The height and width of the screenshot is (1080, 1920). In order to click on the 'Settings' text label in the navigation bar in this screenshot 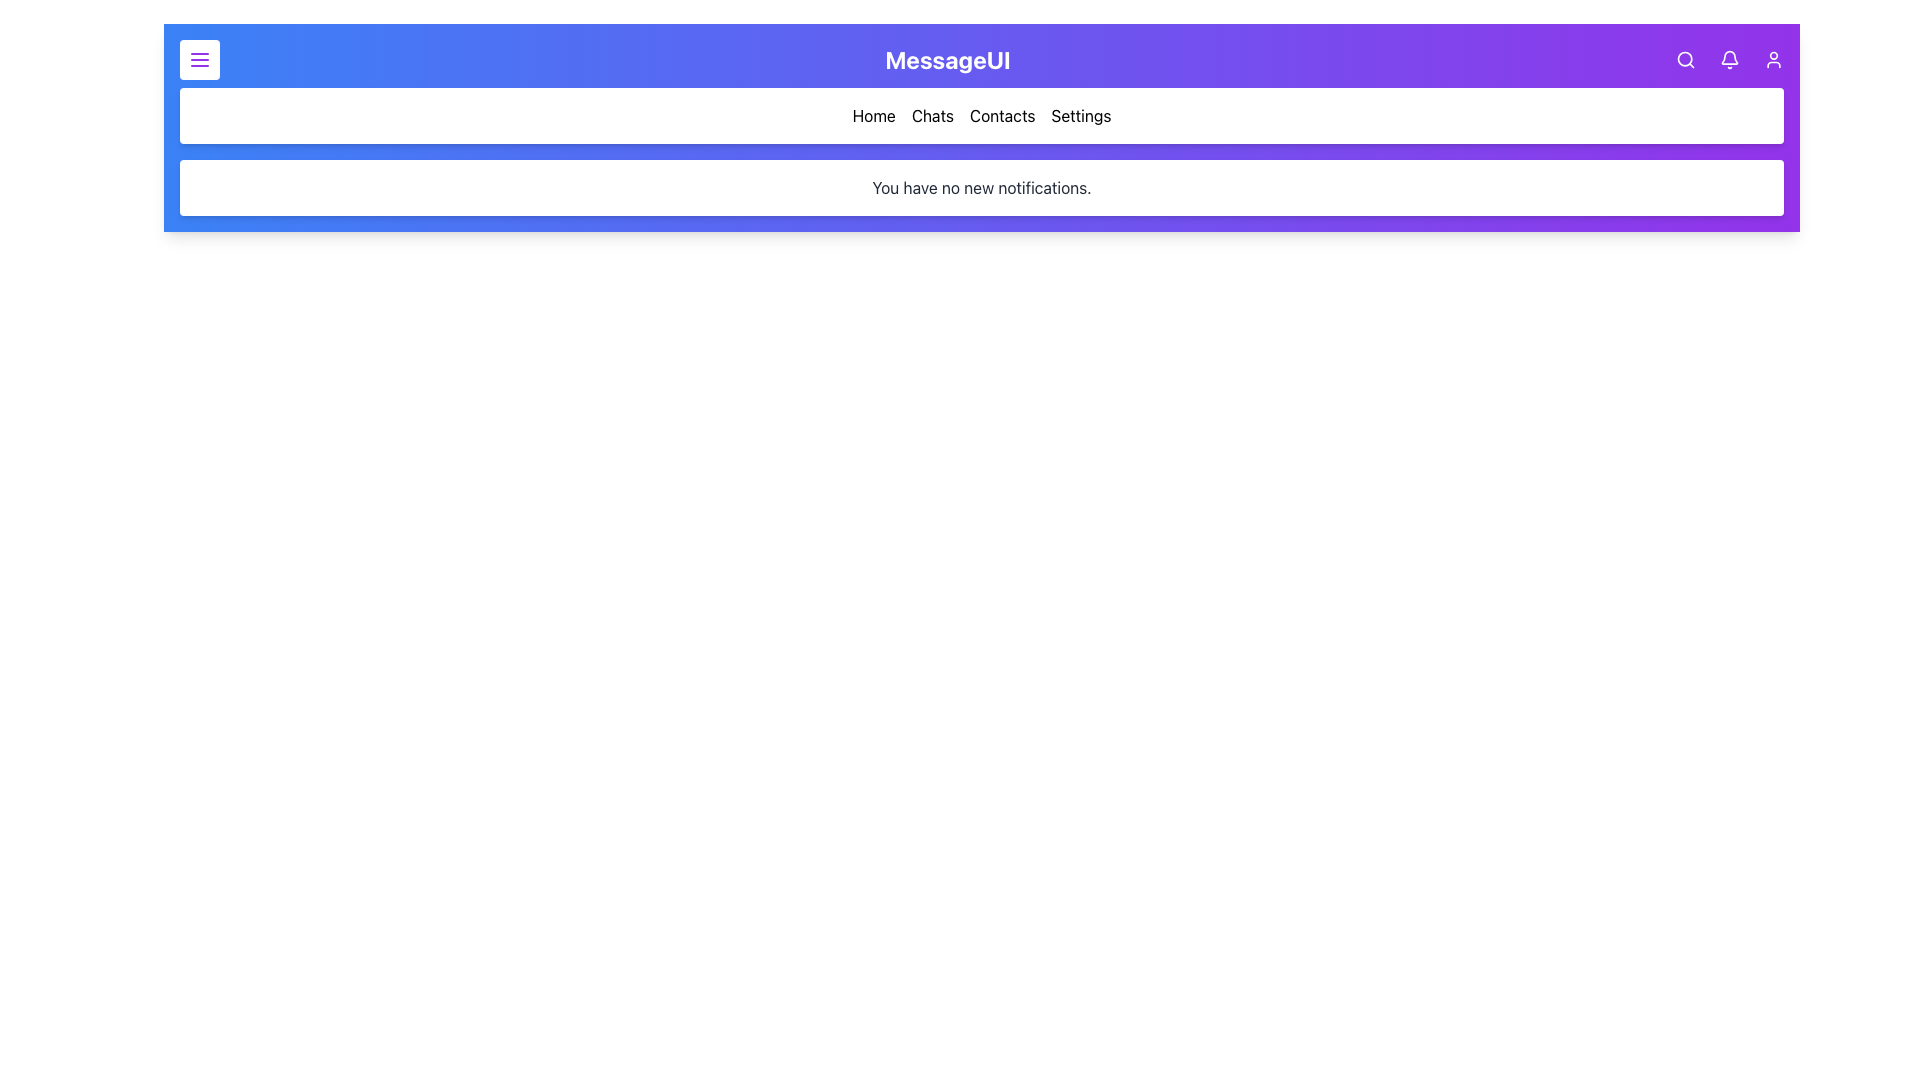, I will do `click(1080, 115)`.